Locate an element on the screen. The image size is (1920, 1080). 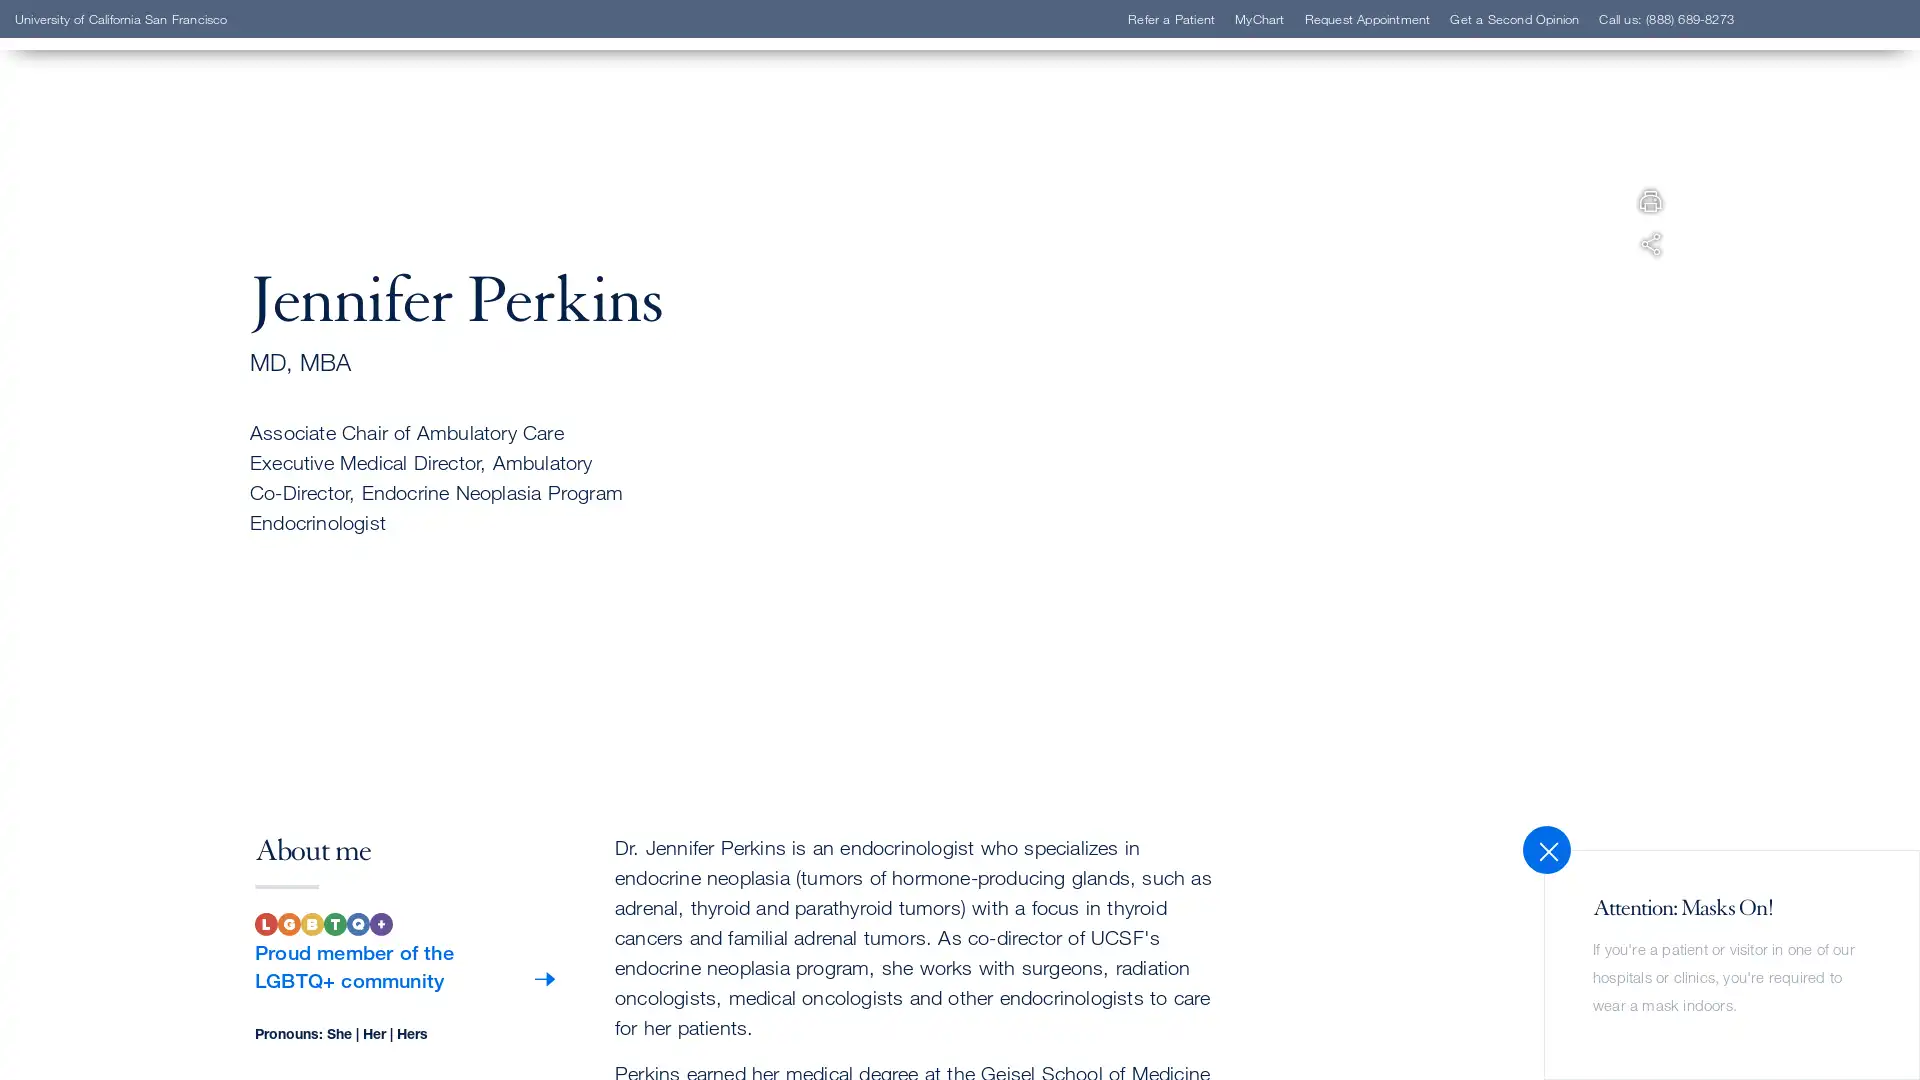
Locations & Directions is located at coordinates (178, 443).